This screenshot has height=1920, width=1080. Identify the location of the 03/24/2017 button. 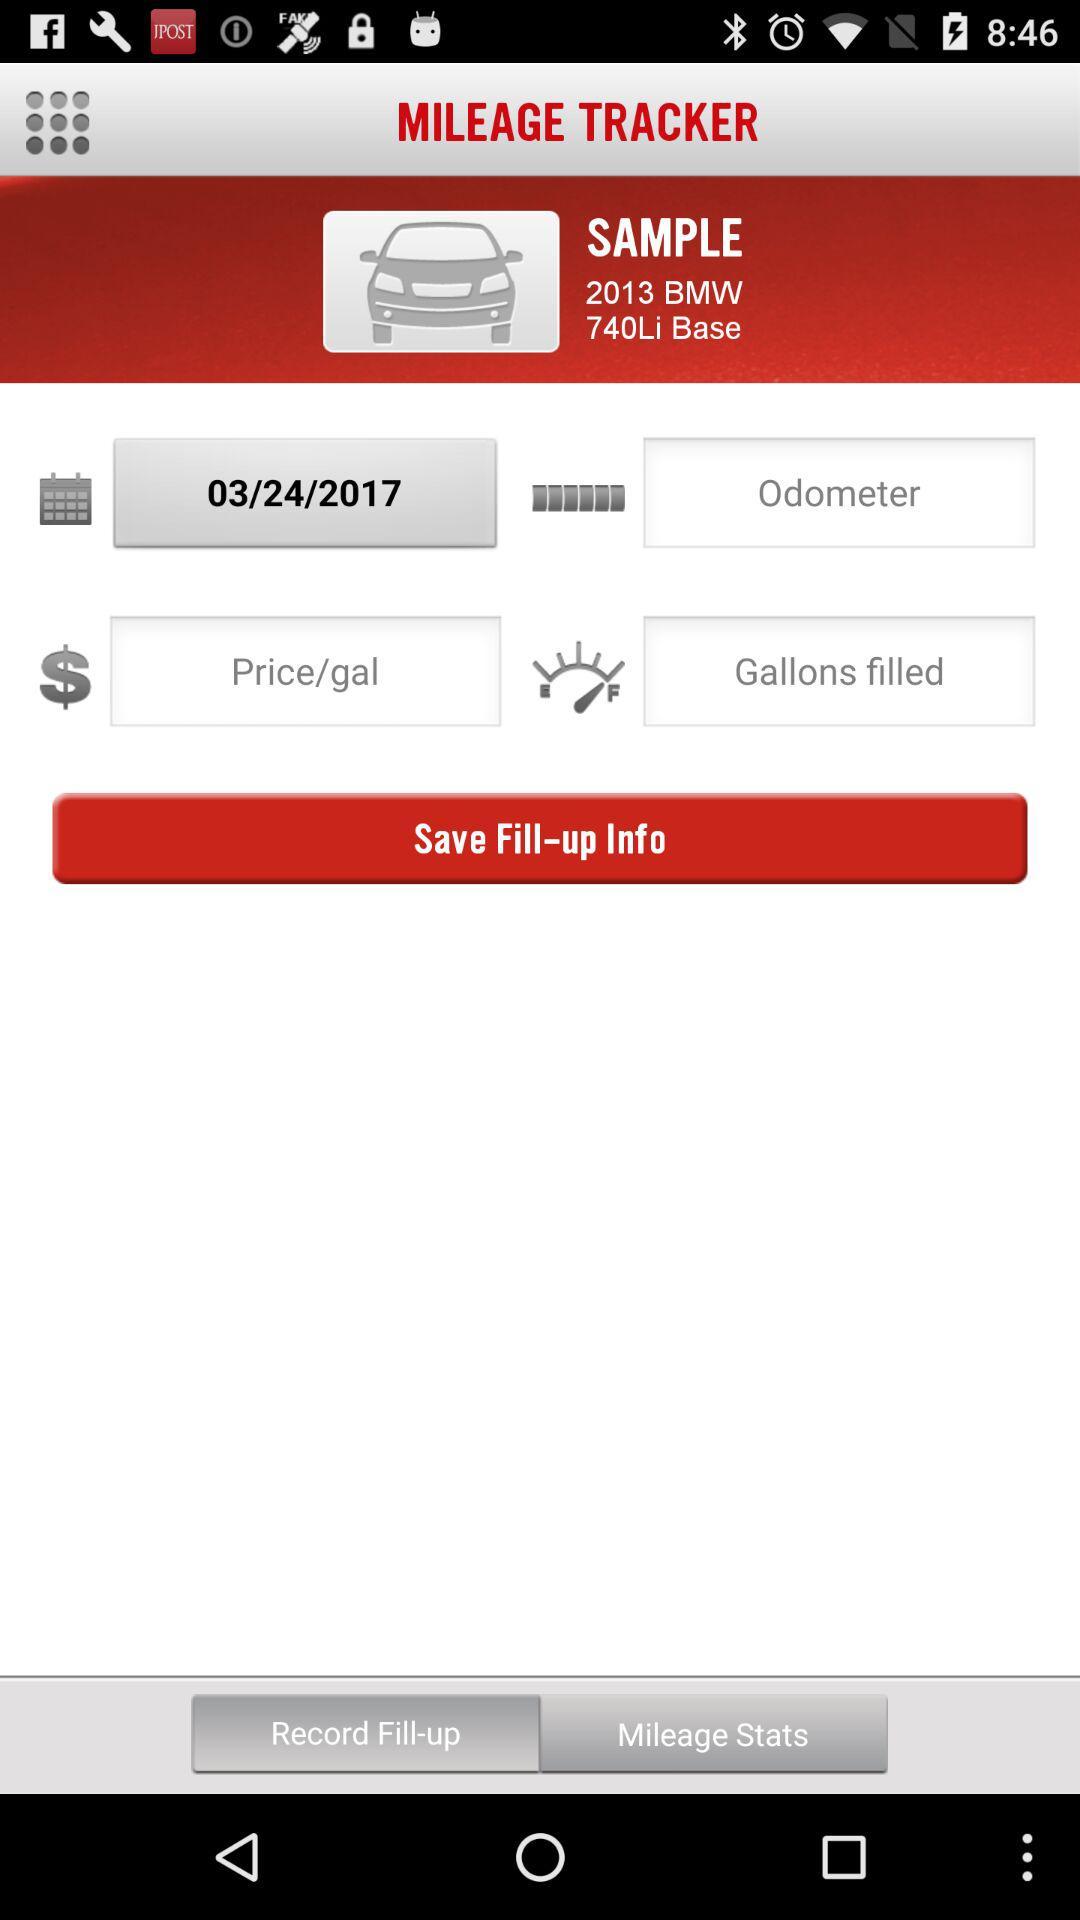
(305, 498).